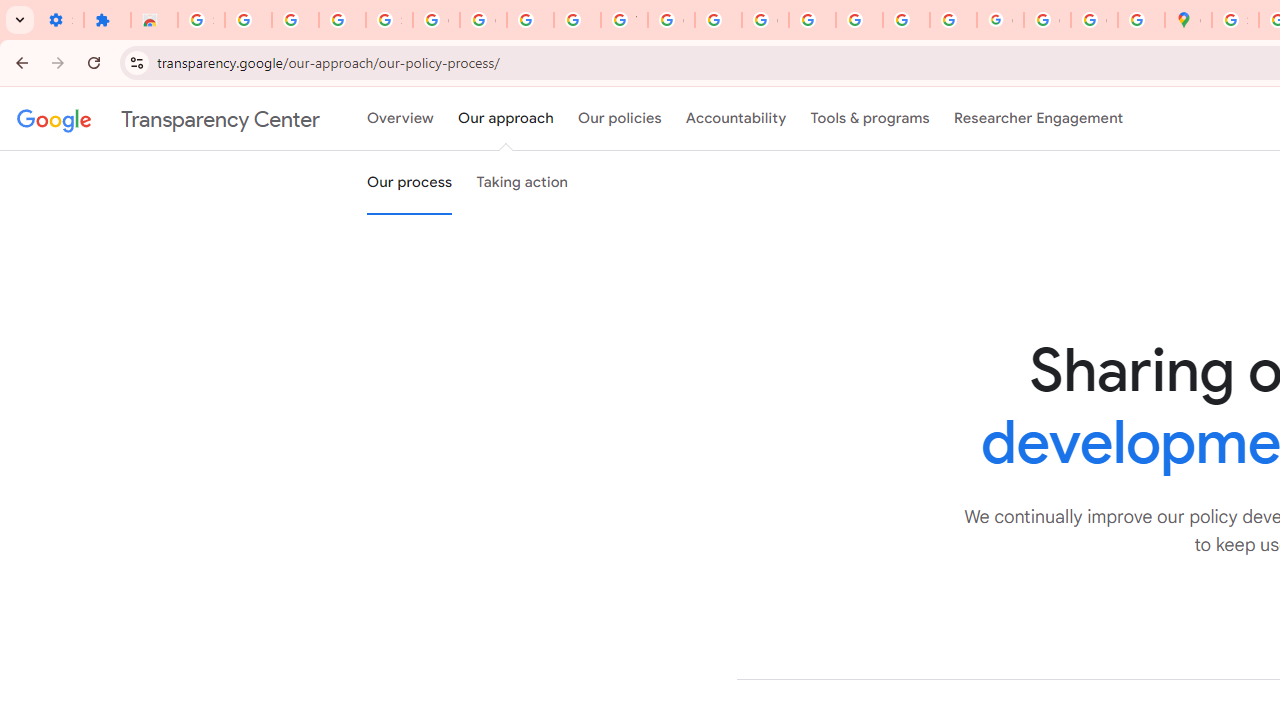  What do you see at coordinates (201, 20) in the screenshot?
I see `'Sign in - Google Accounts'` at bounding box center [201, 20].